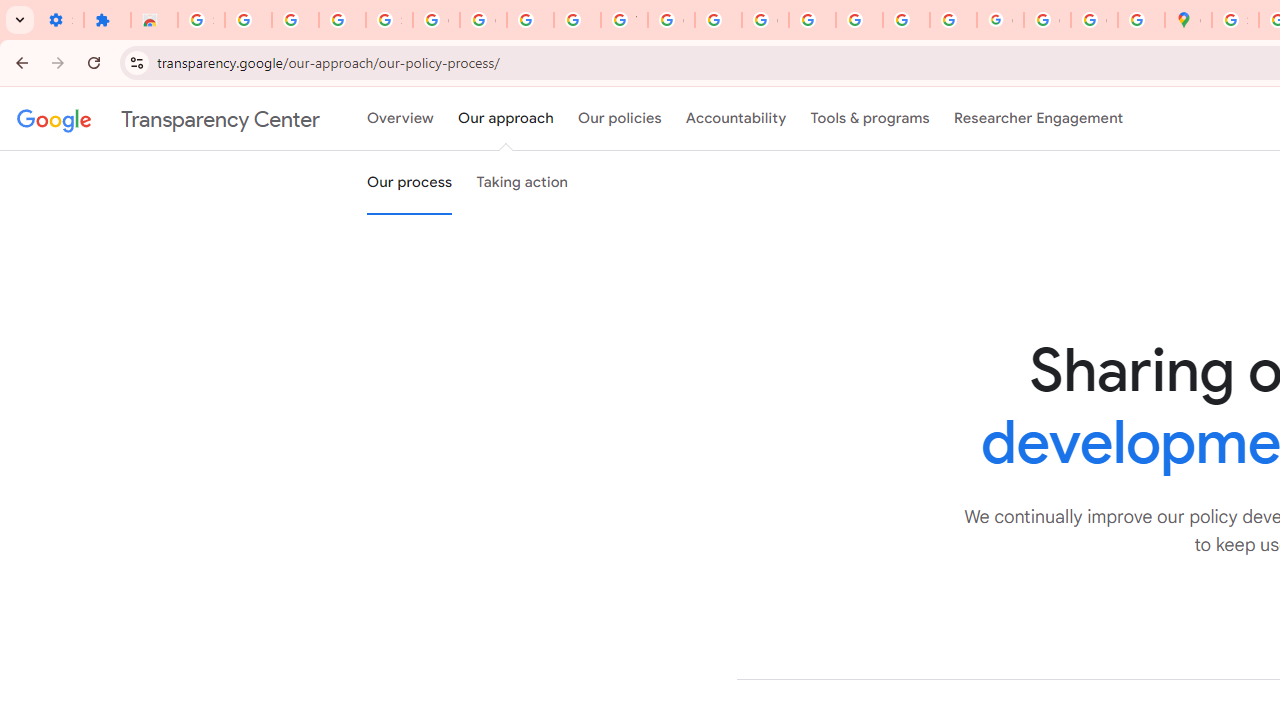  What do you see at coordinates (201, 20) in the screenshot?
I see `'Sign in - Google Accounts'` at bounding box center [201, 20].